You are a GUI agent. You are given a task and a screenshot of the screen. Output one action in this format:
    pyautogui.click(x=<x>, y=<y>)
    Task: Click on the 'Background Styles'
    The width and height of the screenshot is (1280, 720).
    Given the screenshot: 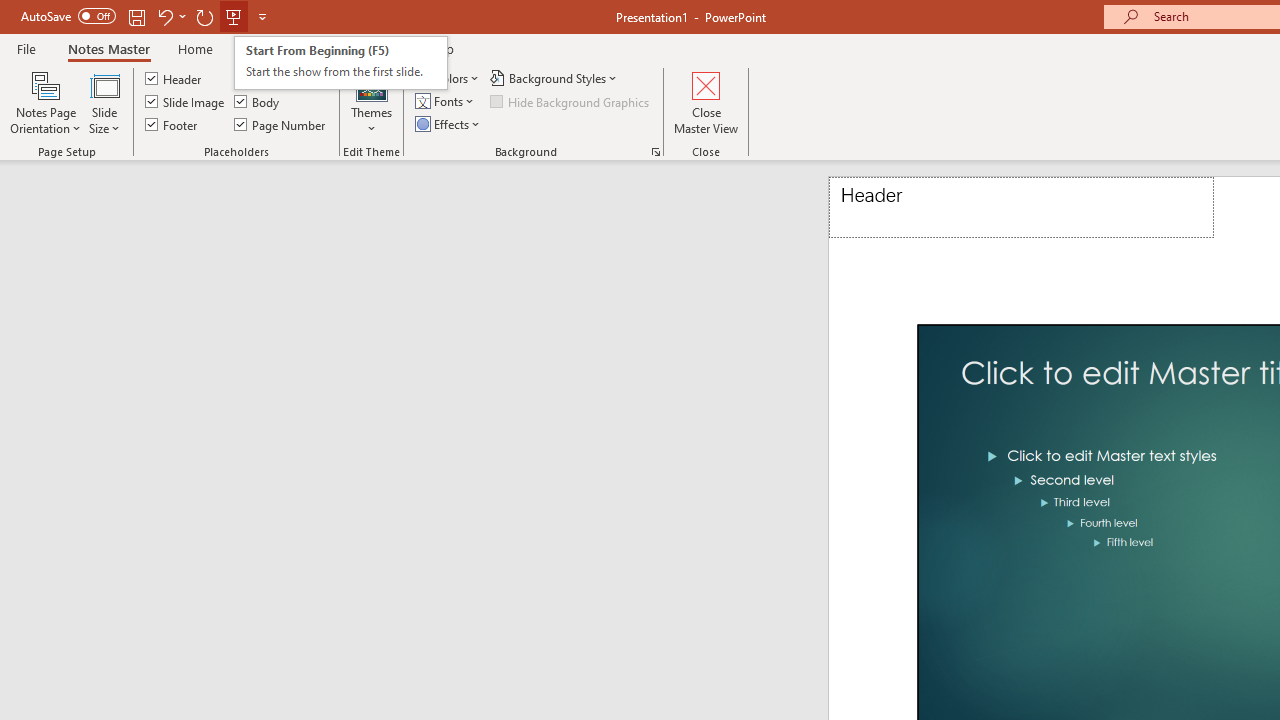 What is the action you would take?
    pyautogui.click(x=555, y=77)
    